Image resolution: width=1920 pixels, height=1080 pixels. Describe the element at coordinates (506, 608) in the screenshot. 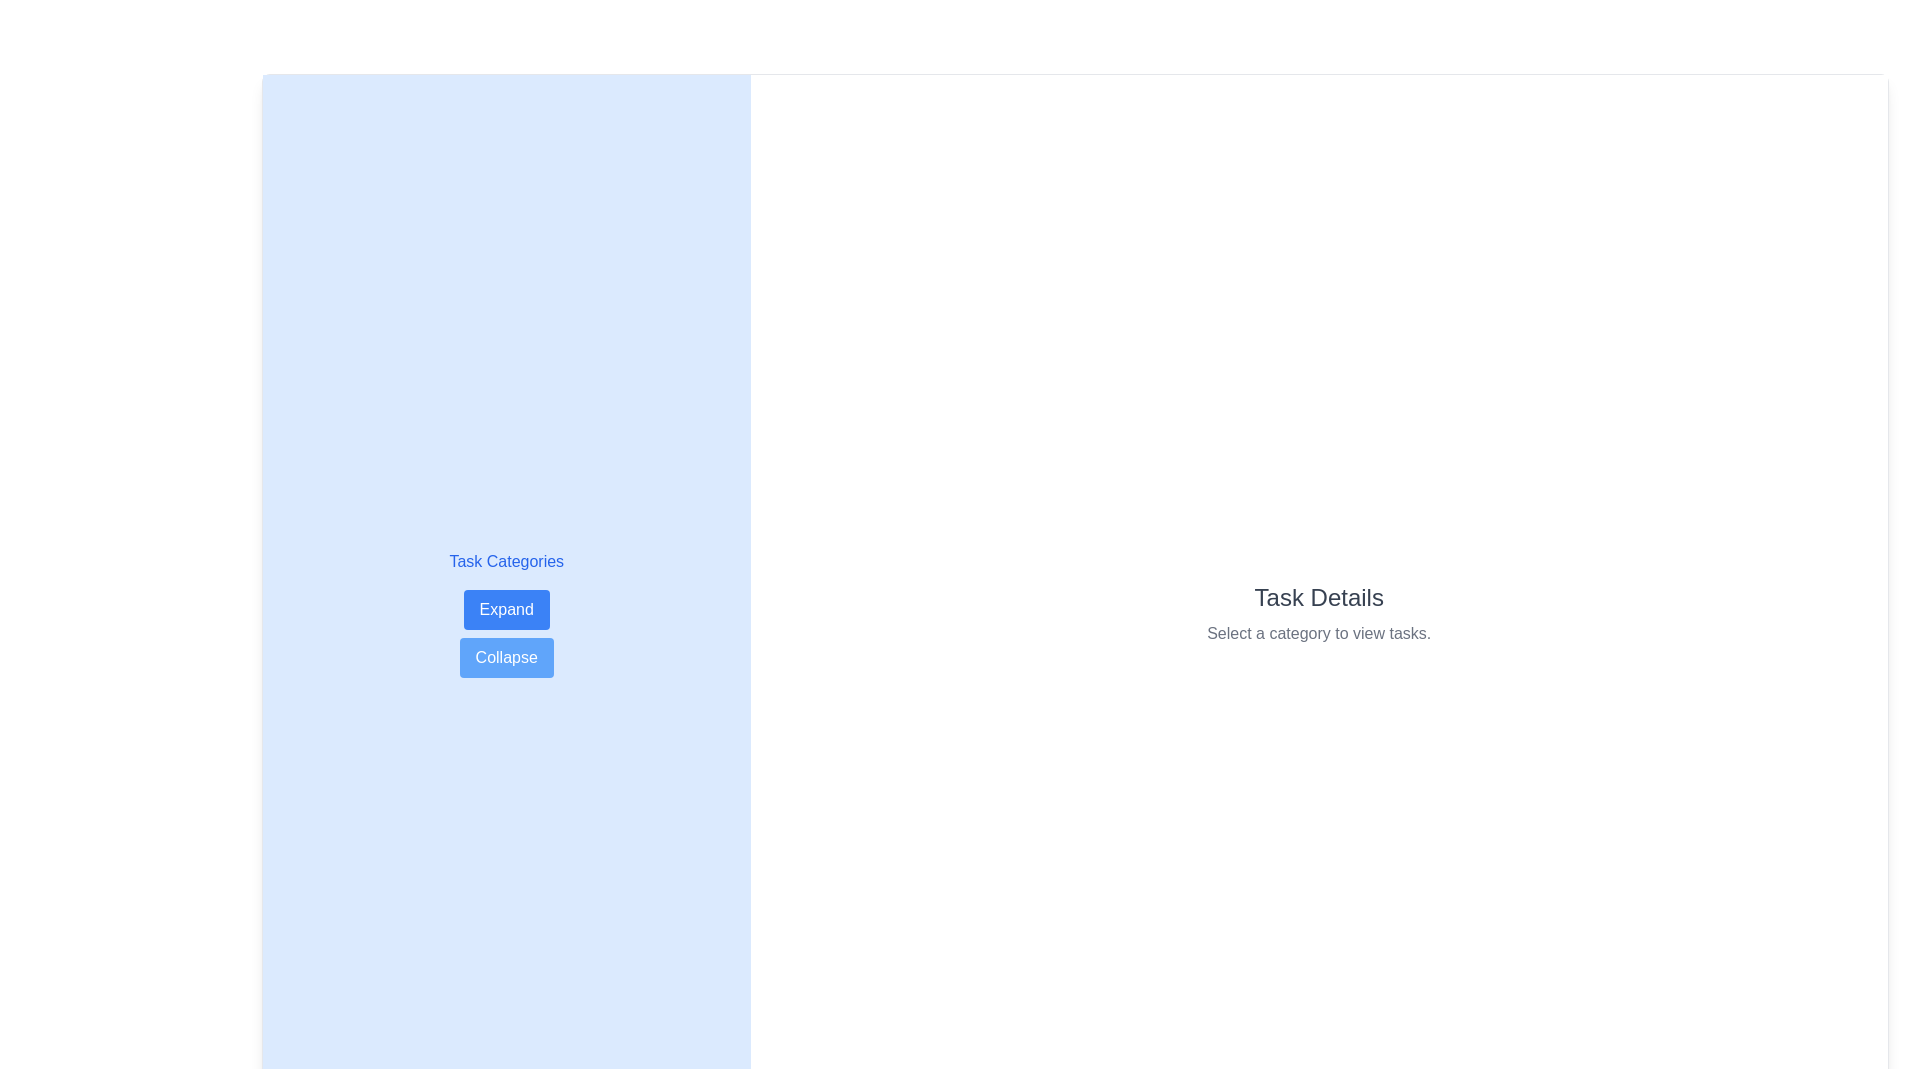

I see `the blue rectangular button labeled 'Expand' located below the 'Task Categories' label` at that location.